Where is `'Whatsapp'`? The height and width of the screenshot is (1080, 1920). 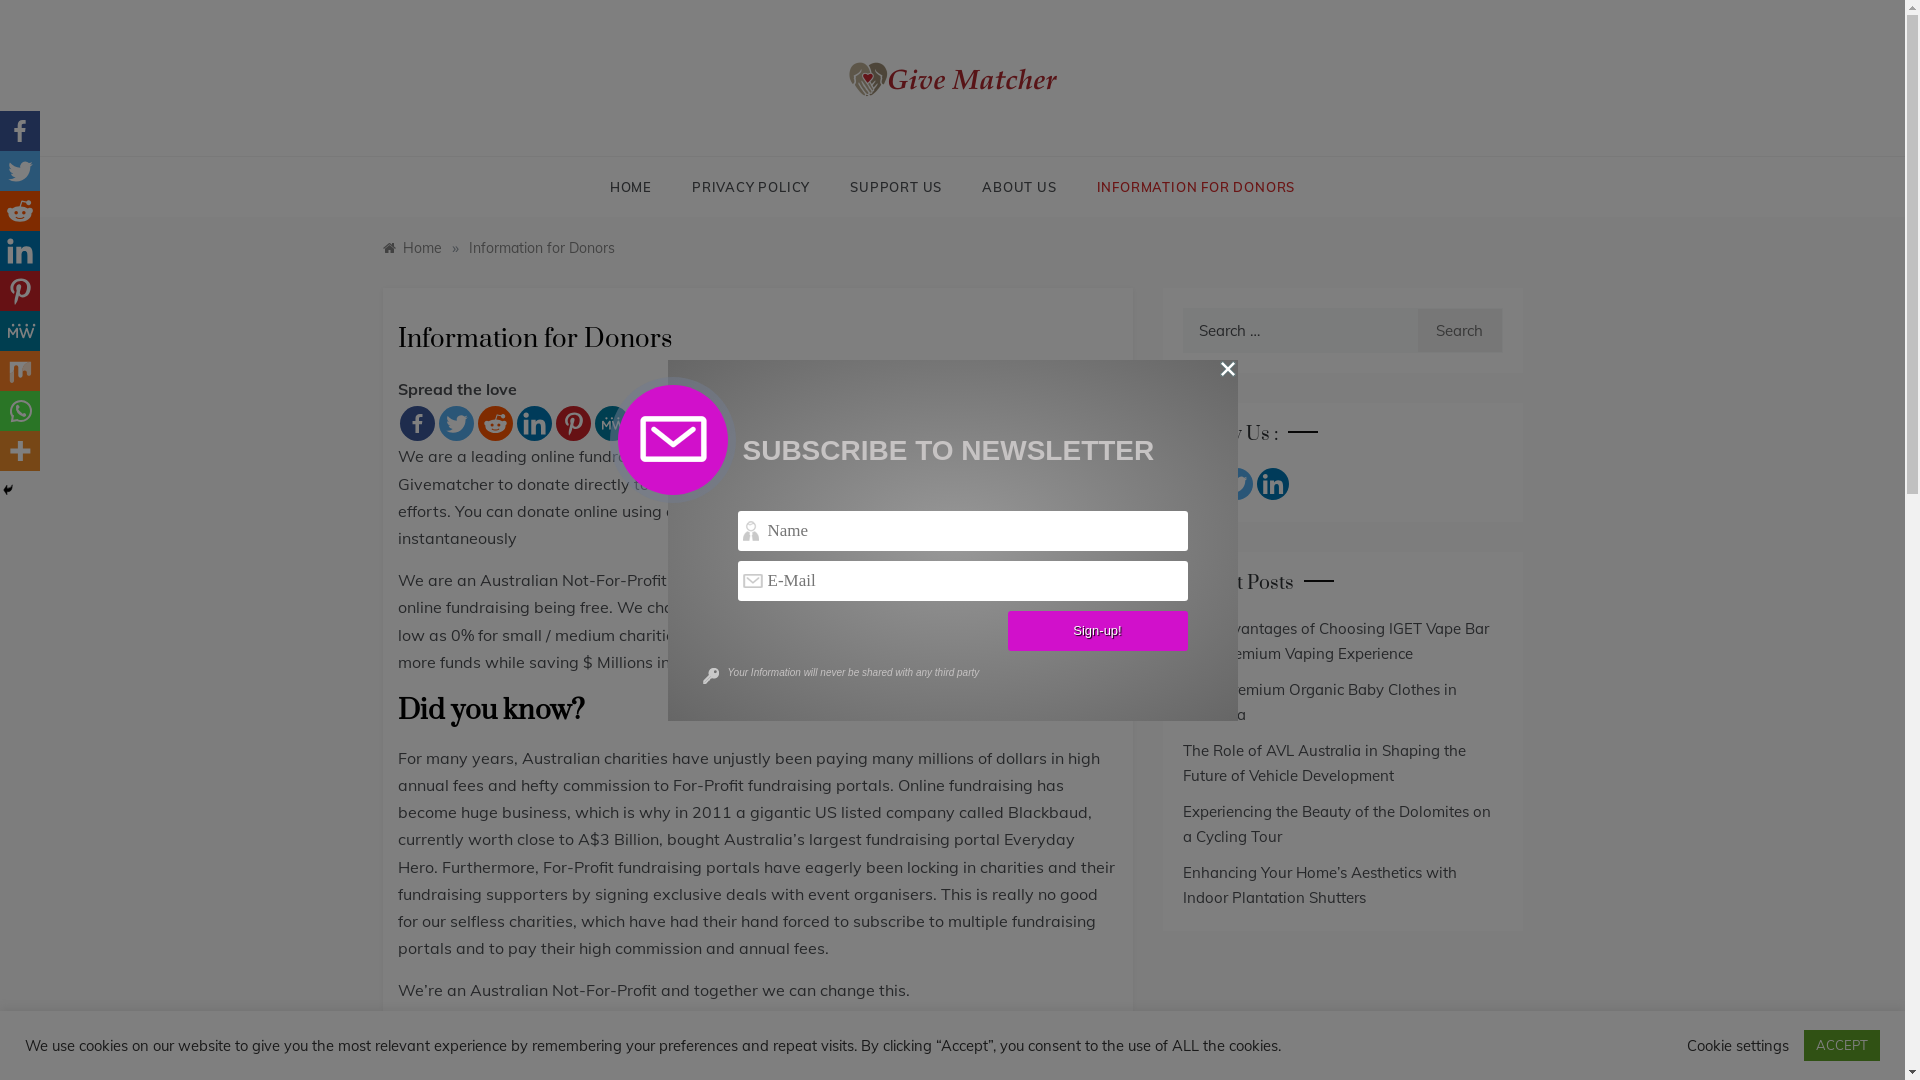
'Whatsapp' is located at coordinates (19, 410).